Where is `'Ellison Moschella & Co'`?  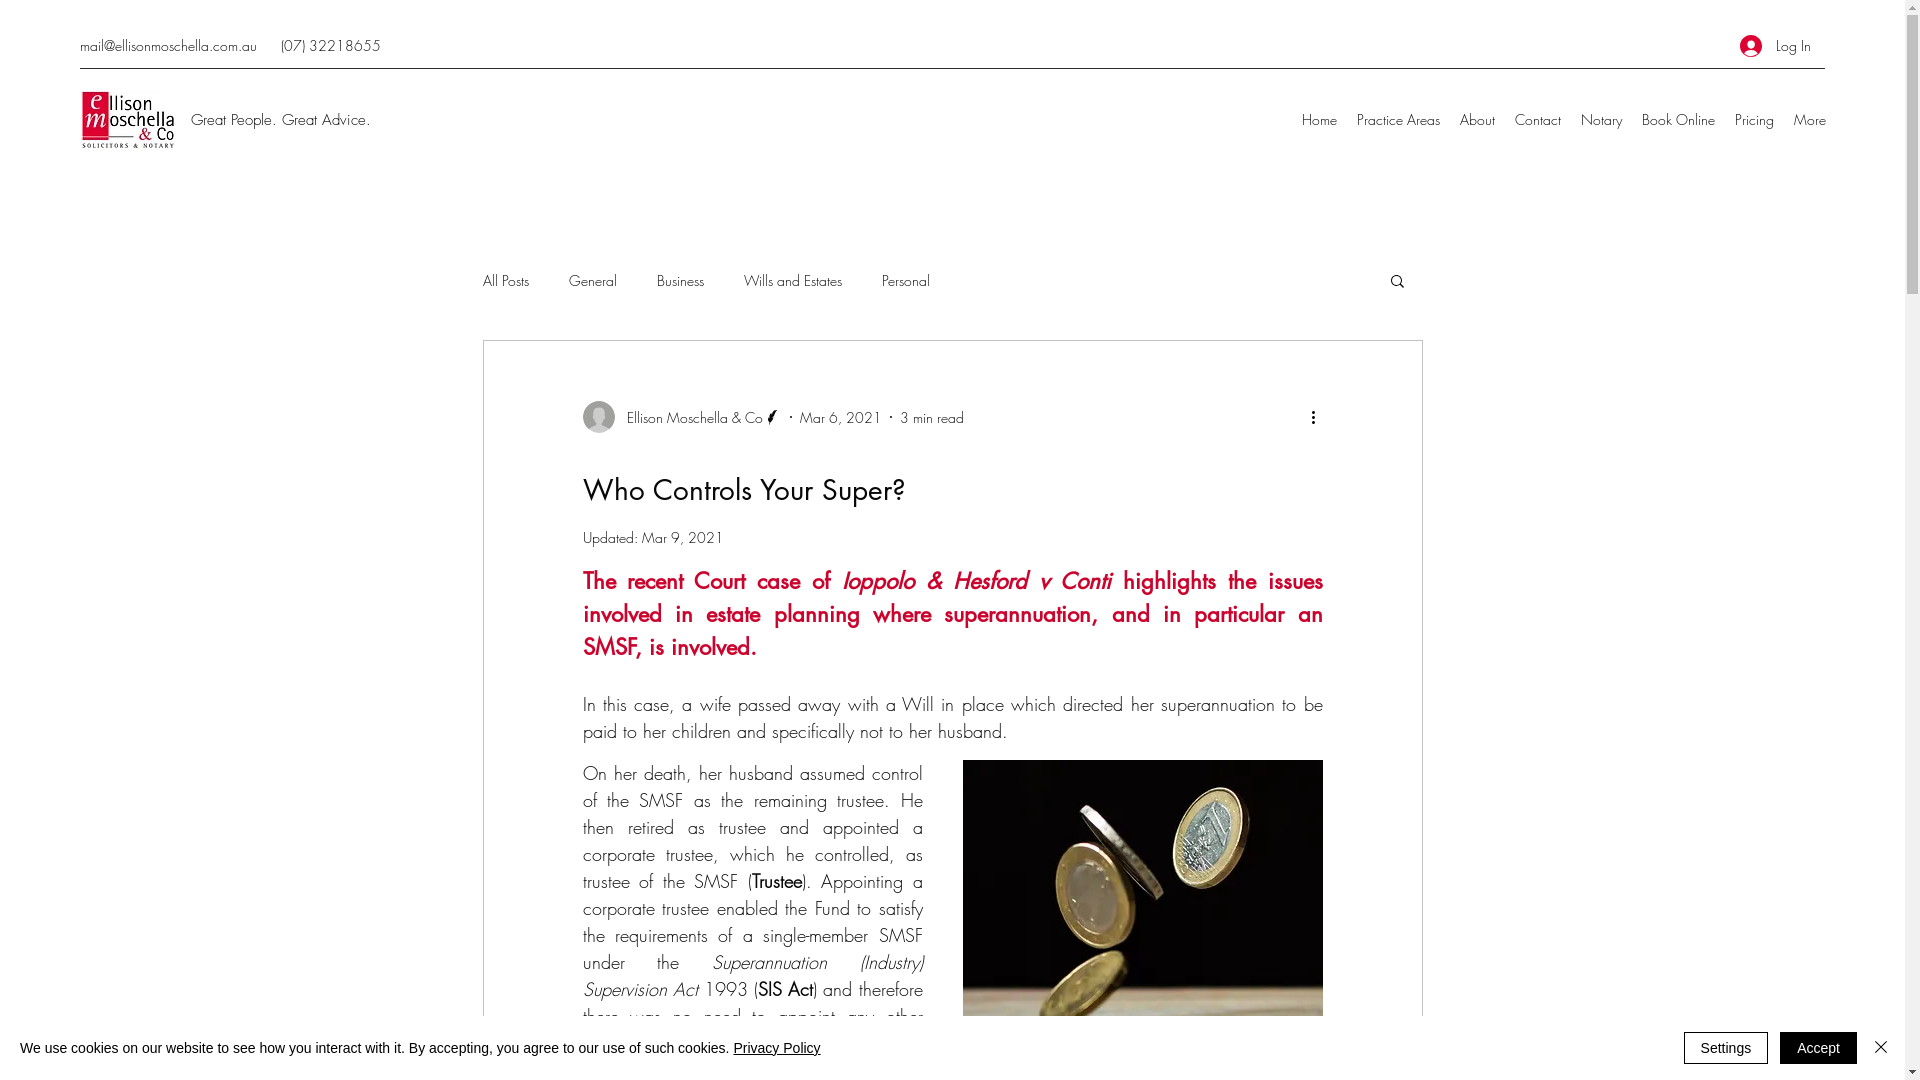
'Ellison Moschella & Co' is located at coordinates (580, 415).